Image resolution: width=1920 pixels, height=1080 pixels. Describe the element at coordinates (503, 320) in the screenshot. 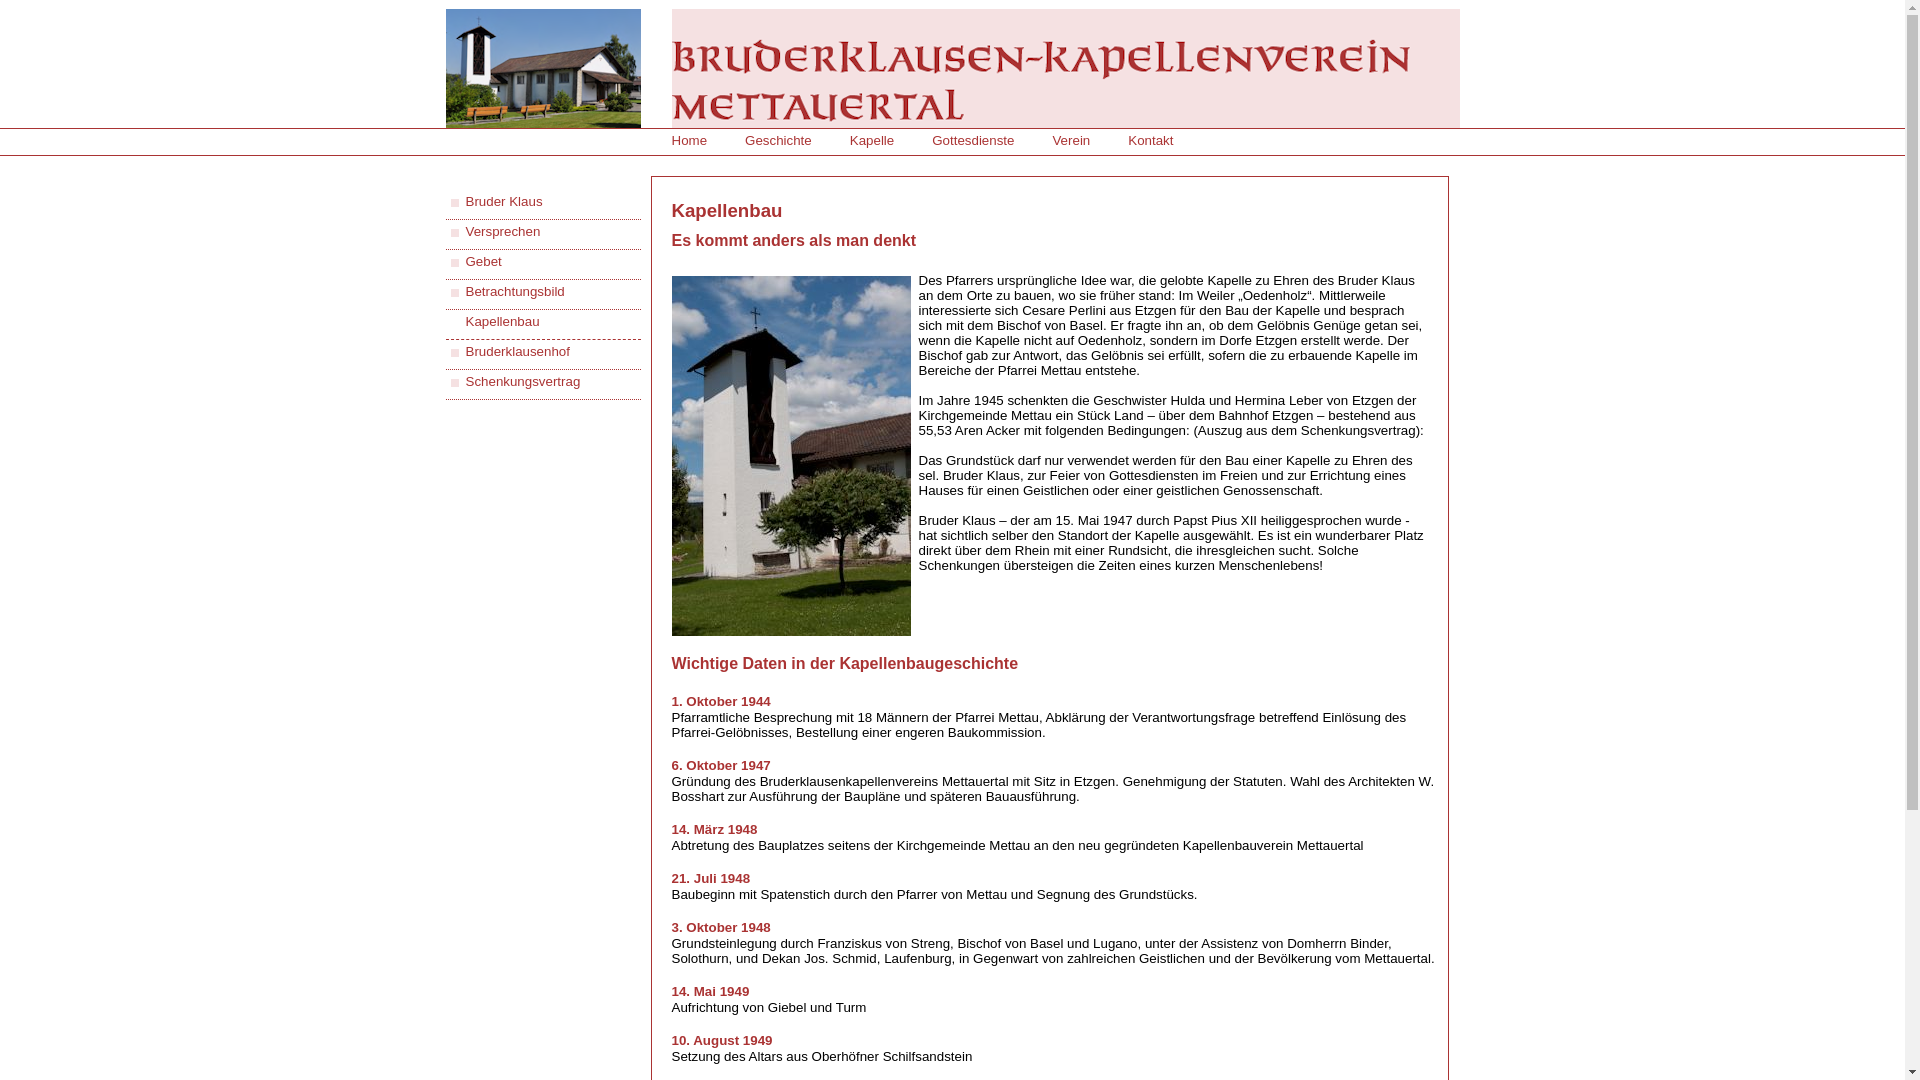

I see `'Kapellenbau'` at that location.